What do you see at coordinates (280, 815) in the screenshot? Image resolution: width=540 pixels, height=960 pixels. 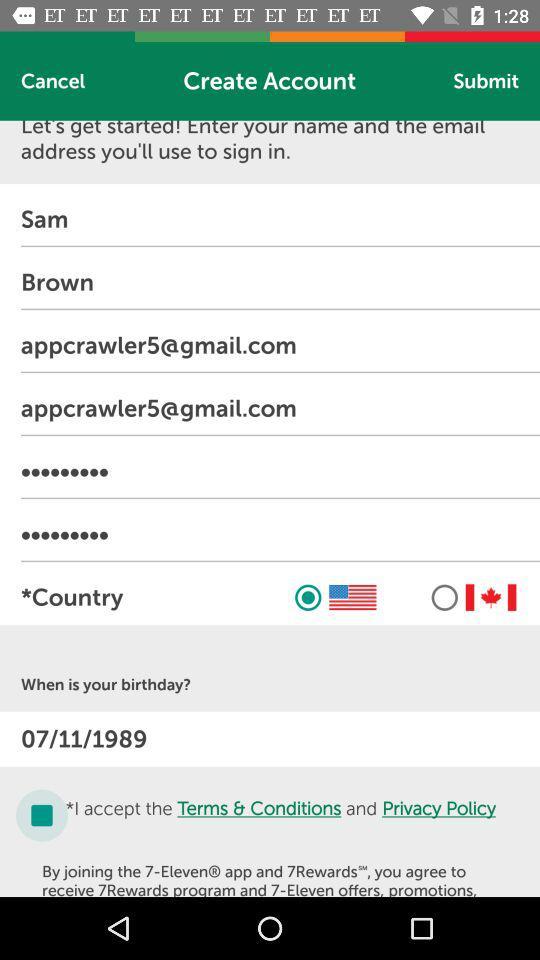 I see `i accept the terms conditions and privacy policy text statement` at bounding box center [280, 815].